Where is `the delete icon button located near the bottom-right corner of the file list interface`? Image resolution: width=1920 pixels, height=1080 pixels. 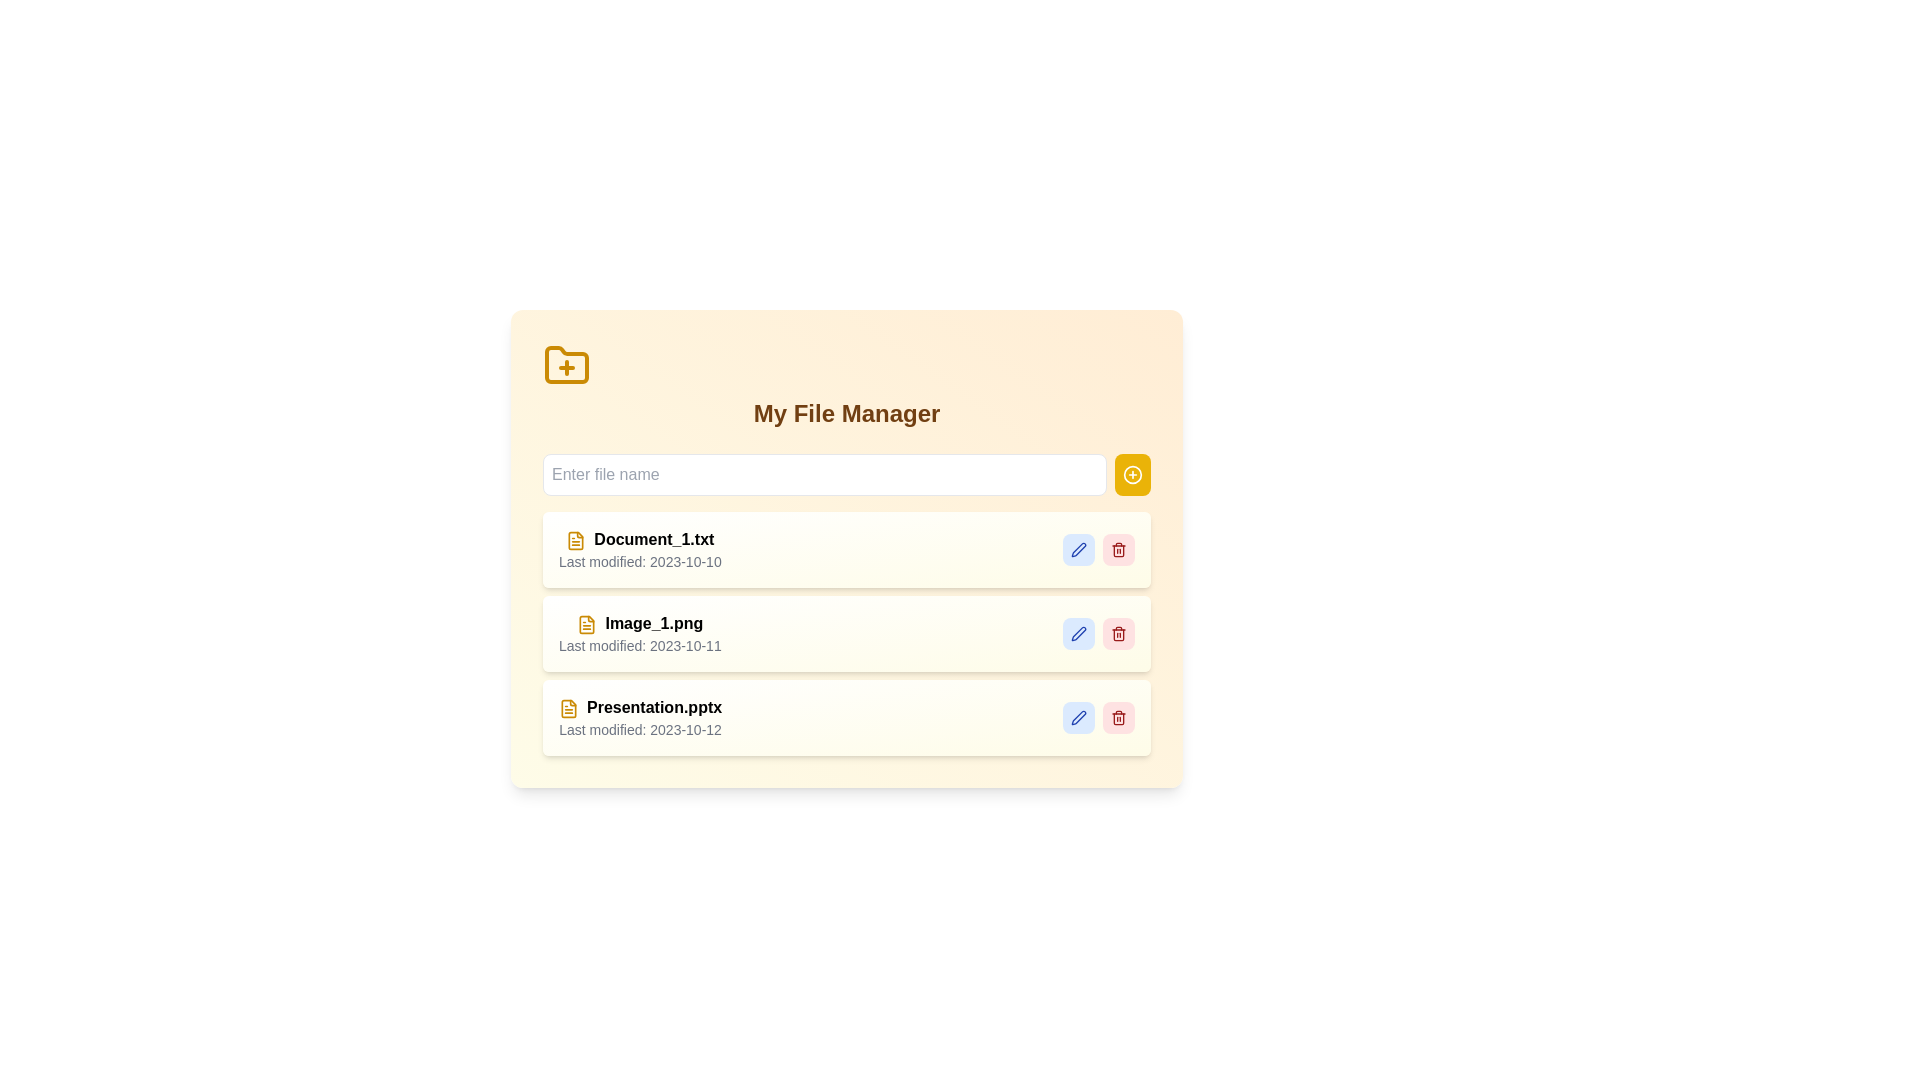 the delete icon button located near the bottom-right corner of the file list interface is located at coordinates (1117, 716).